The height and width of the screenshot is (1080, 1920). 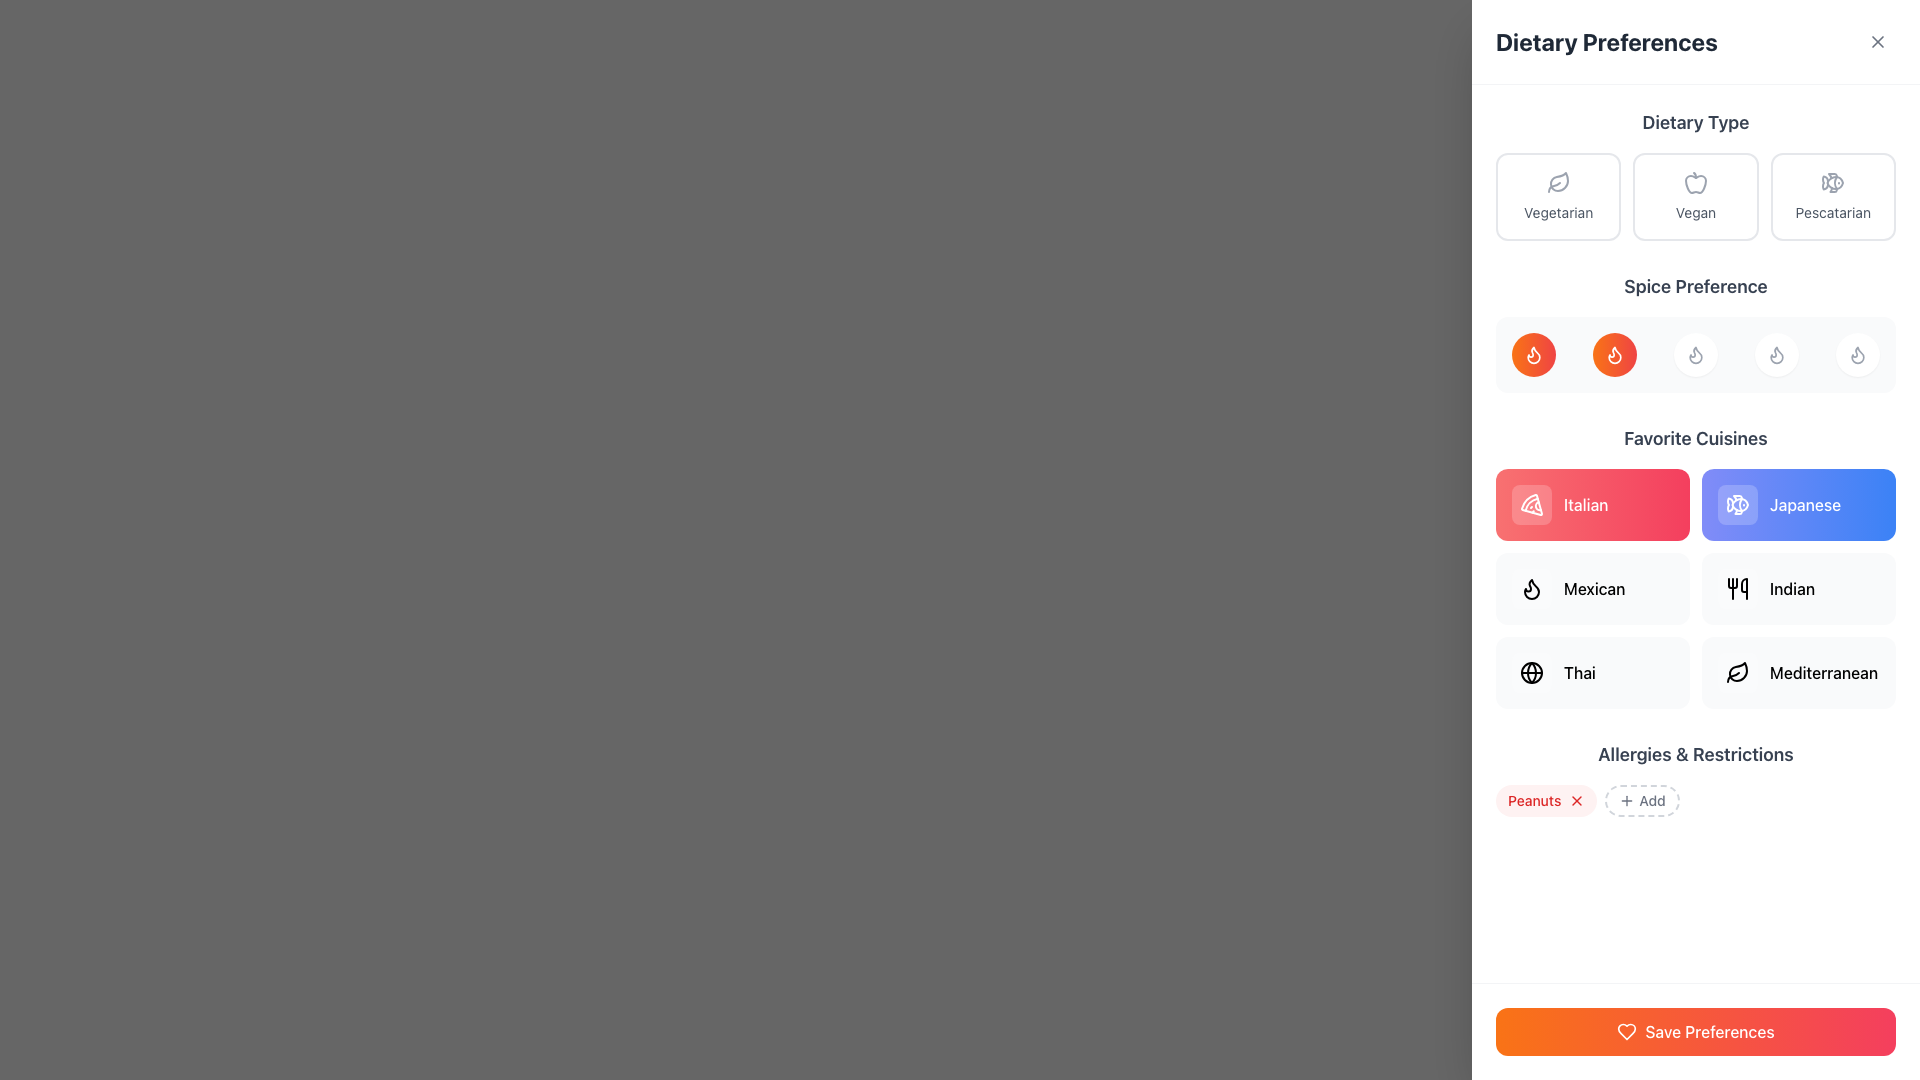 I want to click on the circular button with a flame icon at its center, located in the 'Spice Preference' section, for keyboard navigation, so click(x=1856, y=353).